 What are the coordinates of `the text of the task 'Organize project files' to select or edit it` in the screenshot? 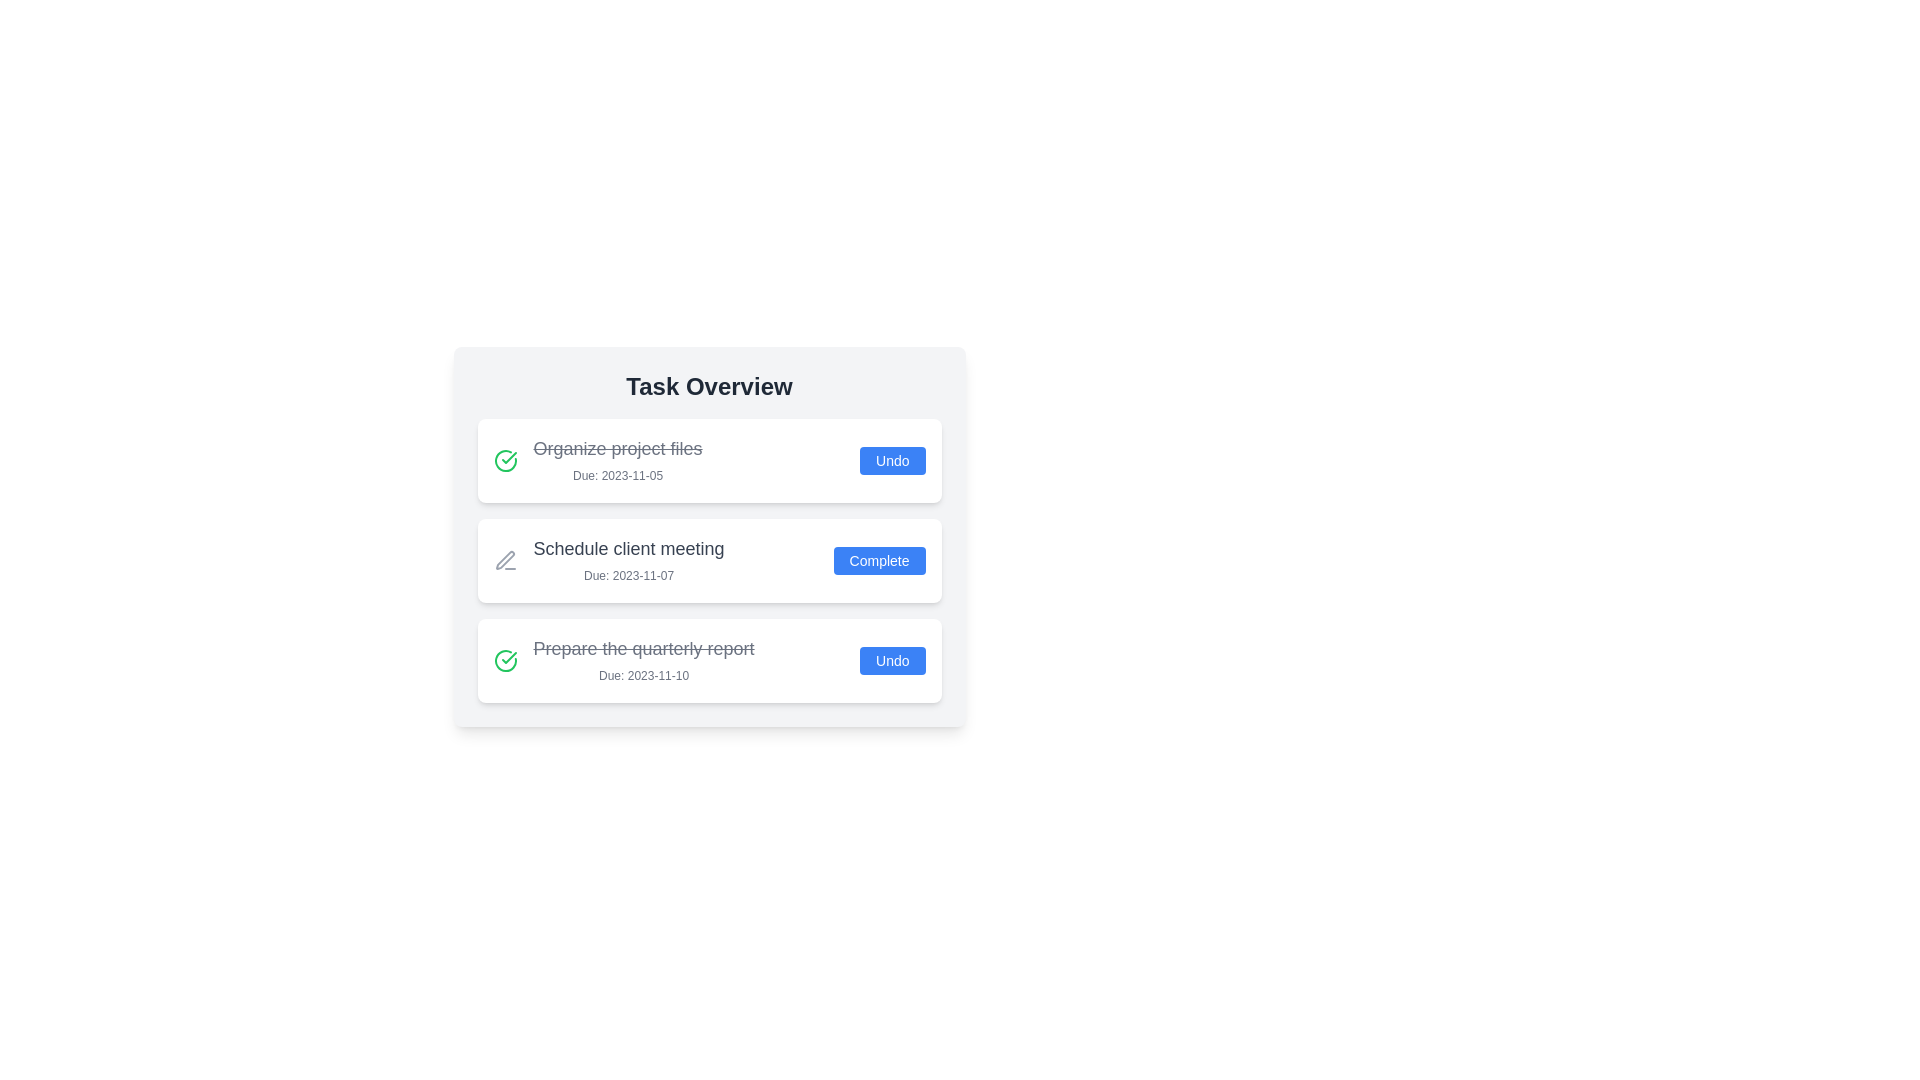 It's located at (617, 447).